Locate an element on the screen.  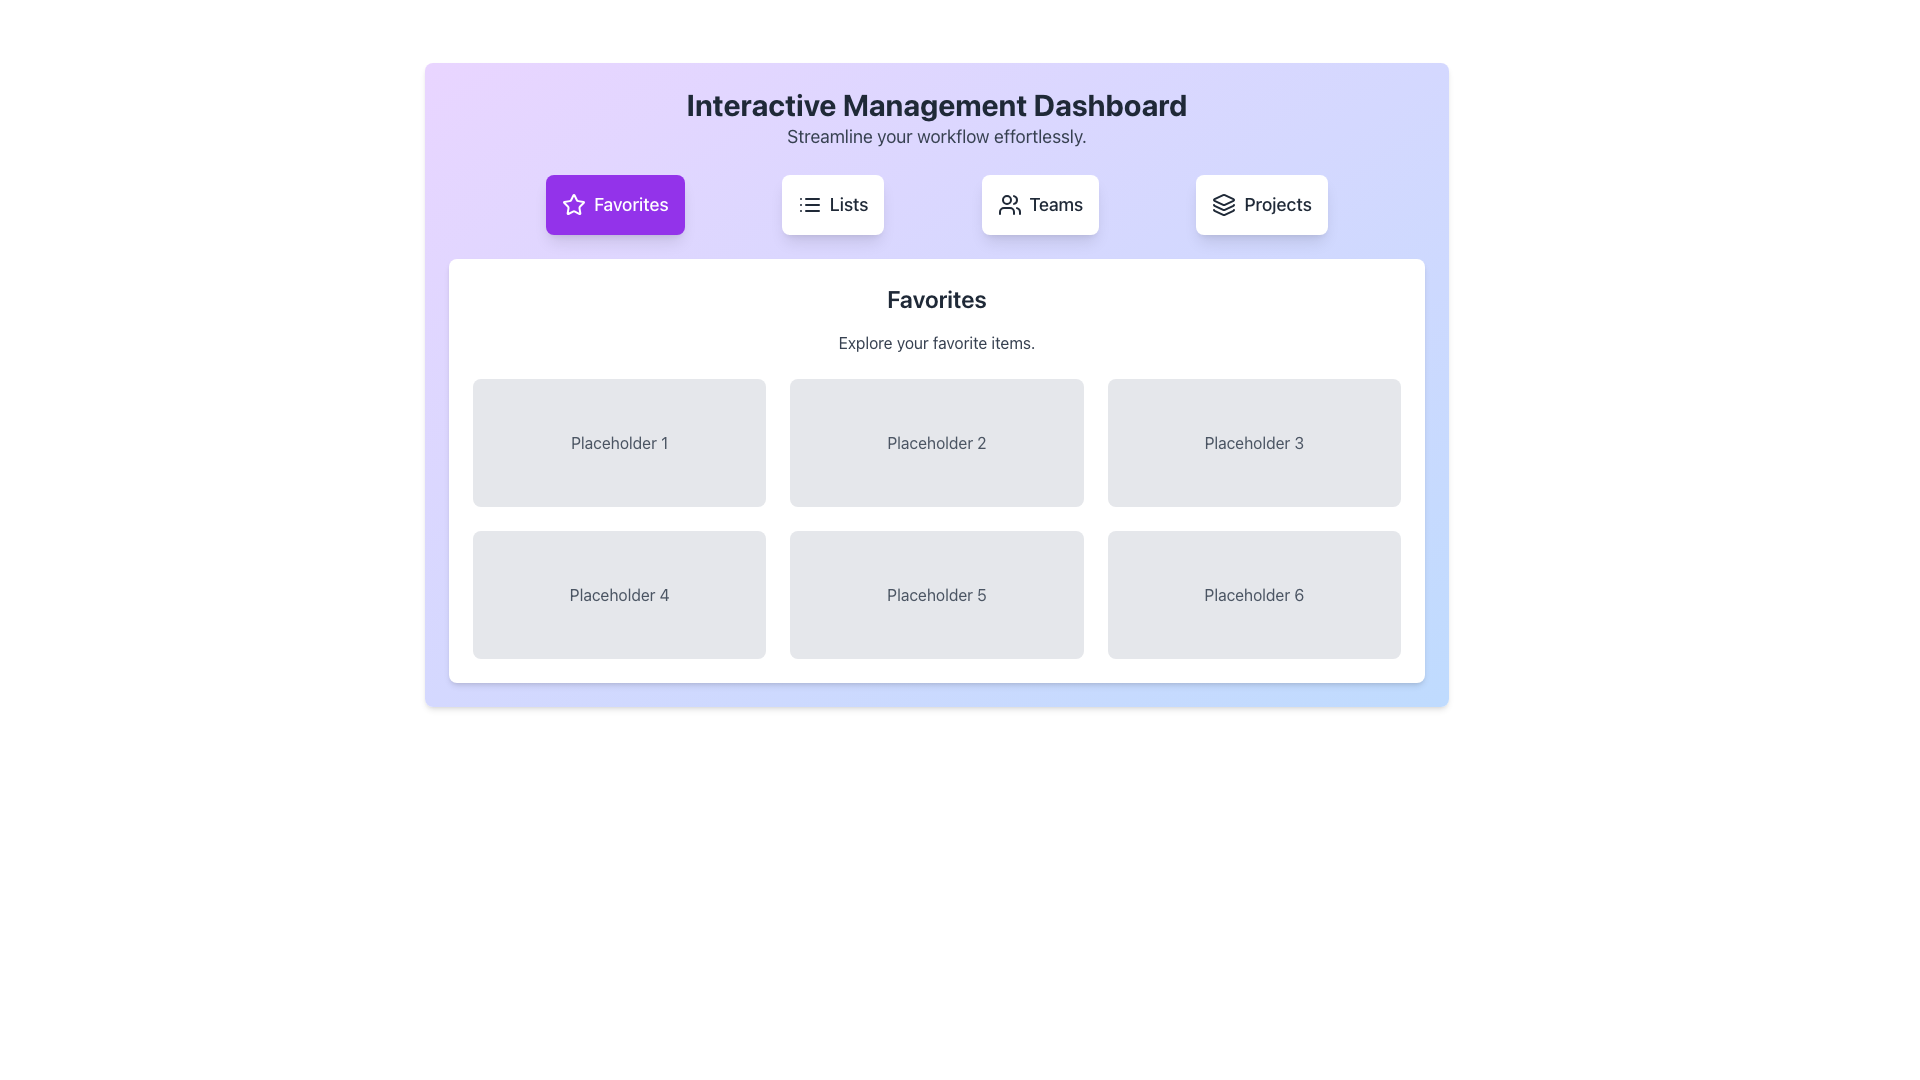
the 'Lists' text label within the button is located at coordinates (849, 204).